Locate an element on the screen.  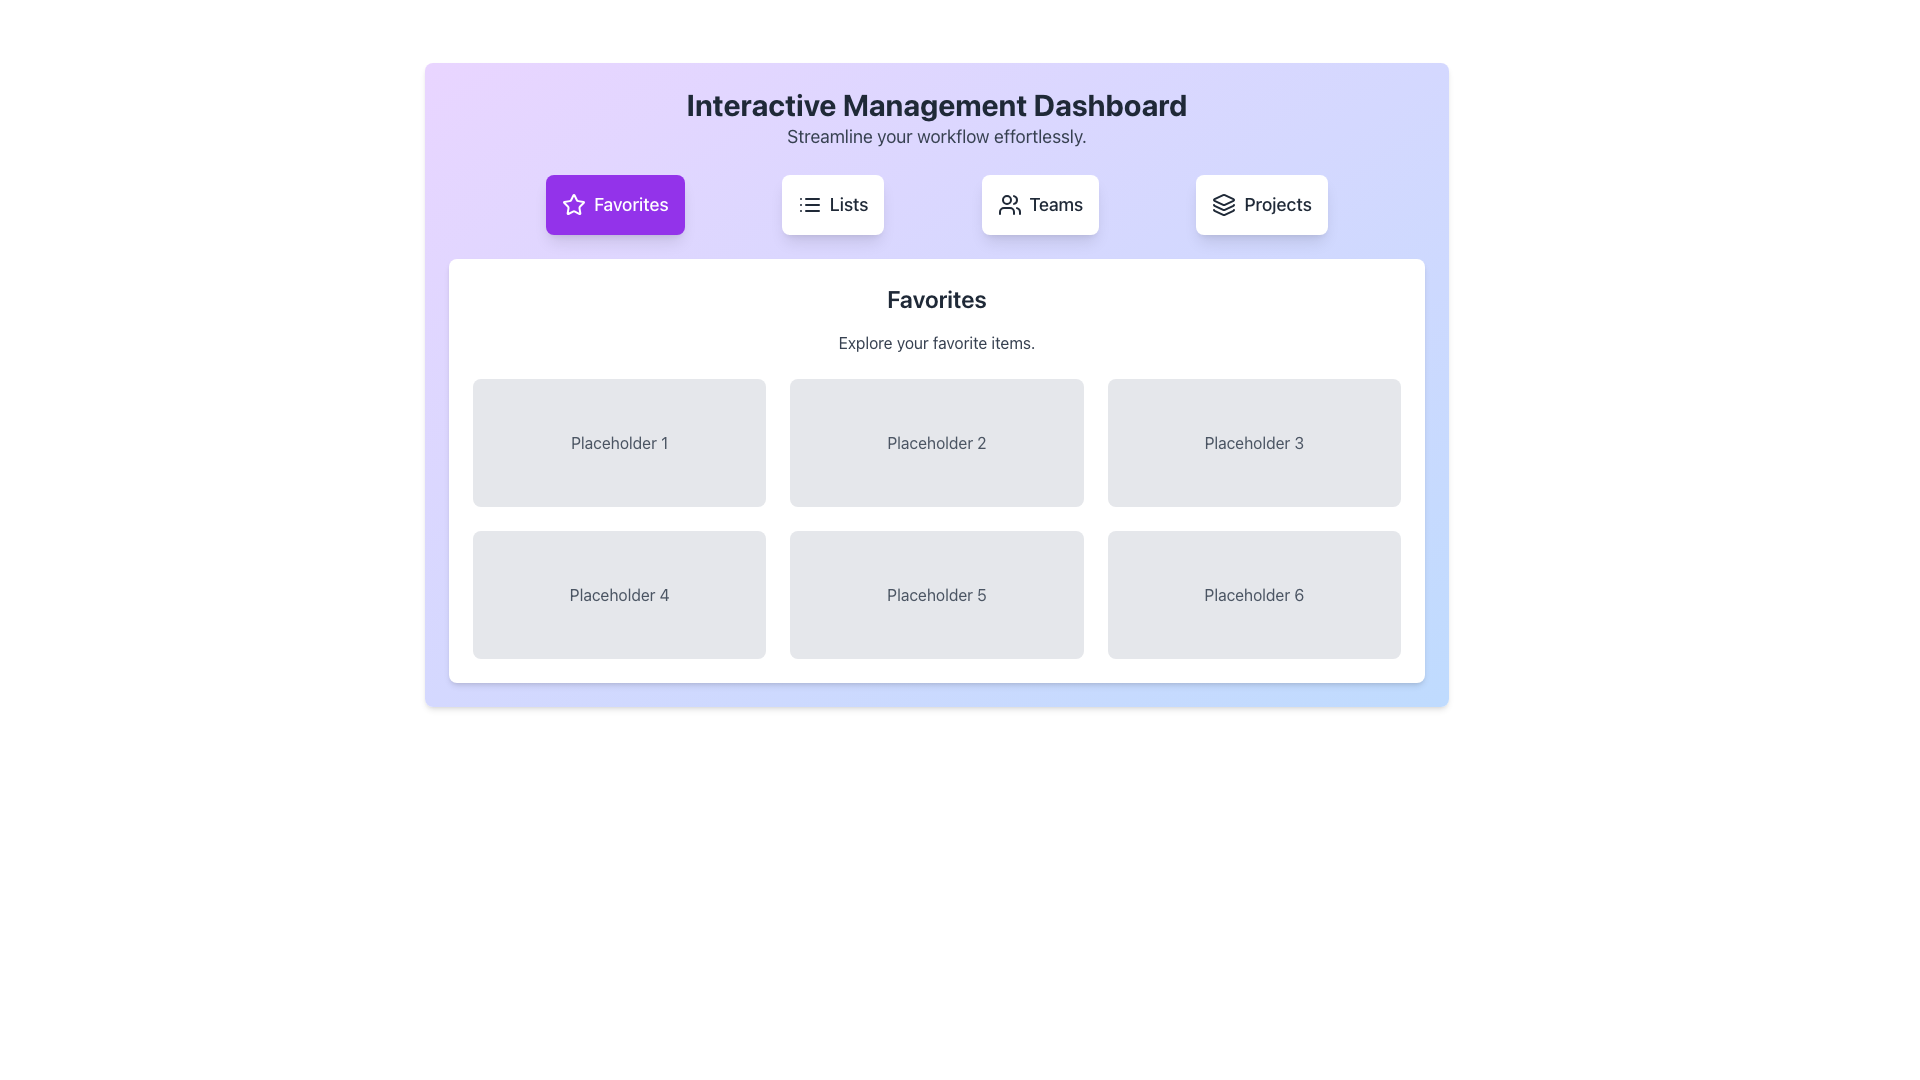
the 'Lists' text label within the button is located at coordinates (849, 204).